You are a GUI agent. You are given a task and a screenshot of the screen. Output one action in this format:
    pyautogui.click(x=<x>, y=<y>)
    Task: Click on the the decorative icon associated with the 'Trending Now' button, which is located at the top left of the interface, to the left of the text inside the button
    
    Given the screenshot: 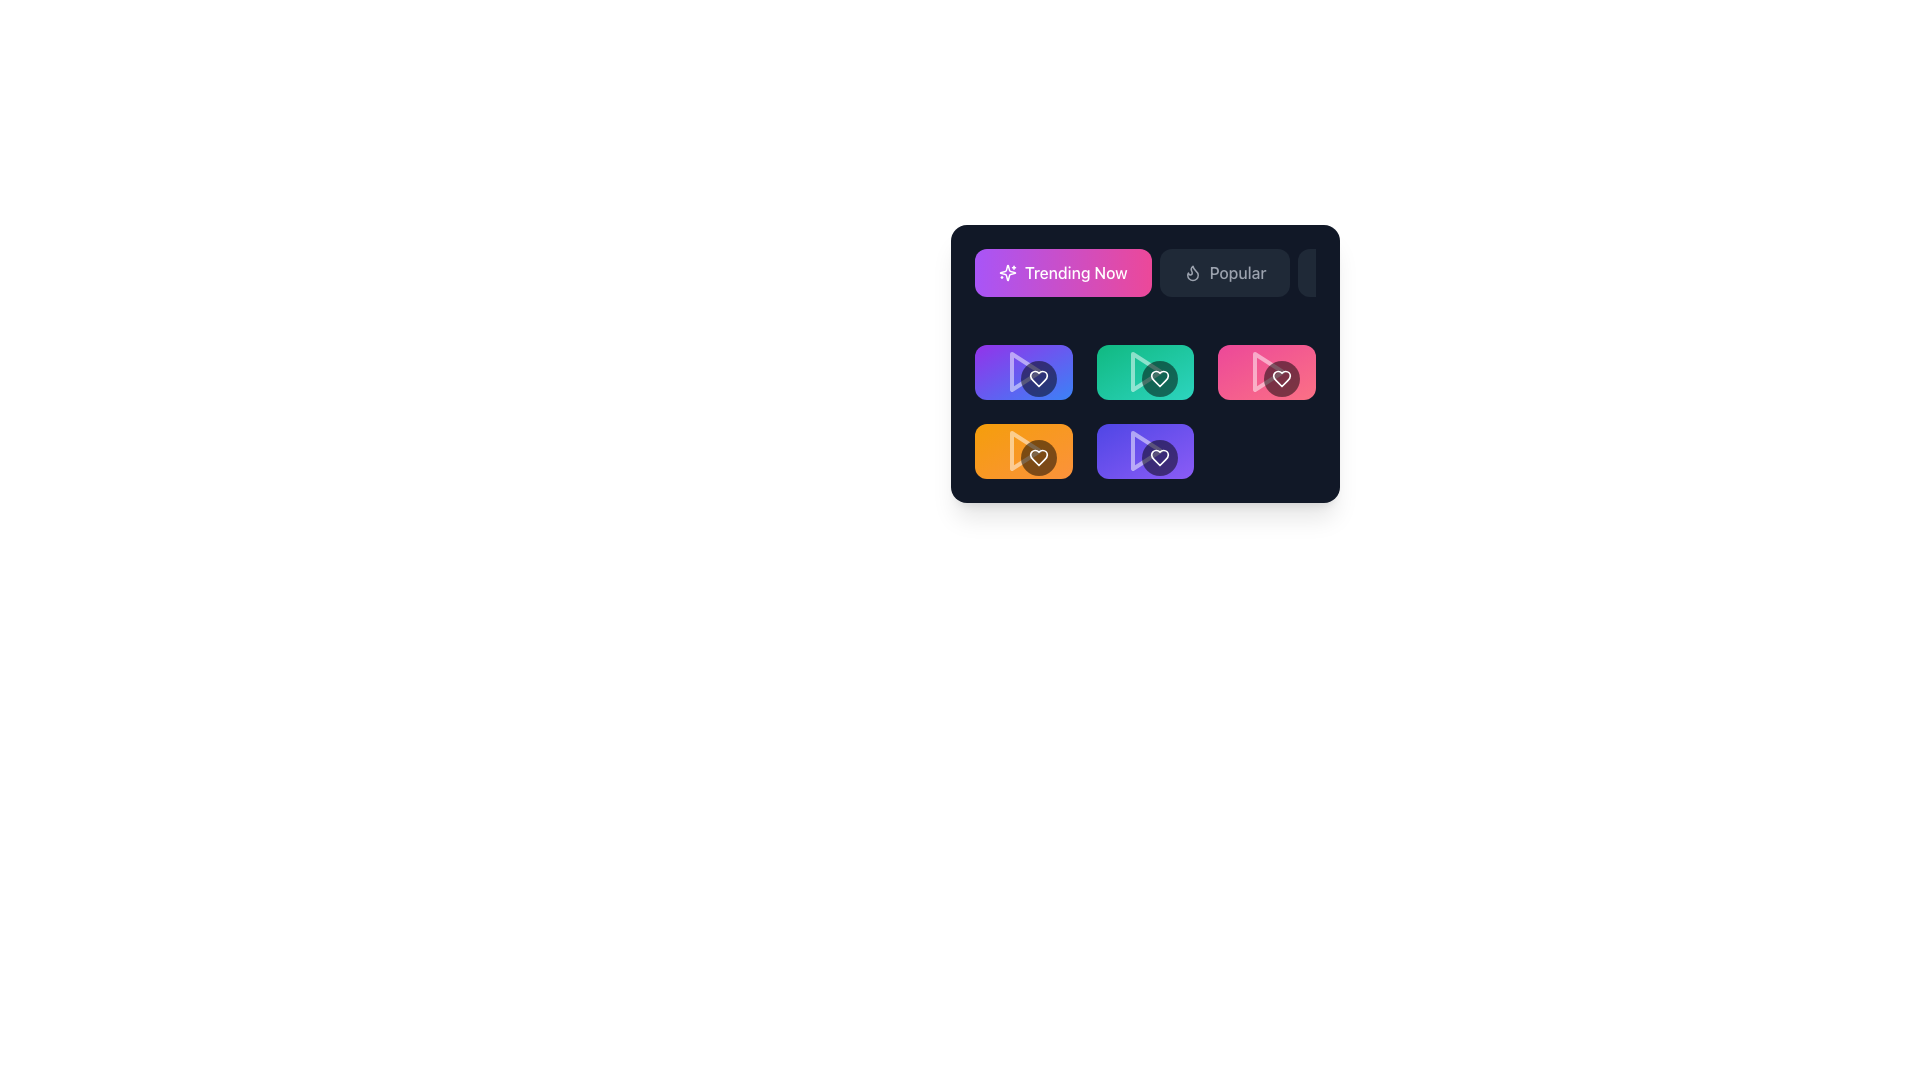 What is the action you would take?
    pyautogui.click(x=1008, y=273)
    